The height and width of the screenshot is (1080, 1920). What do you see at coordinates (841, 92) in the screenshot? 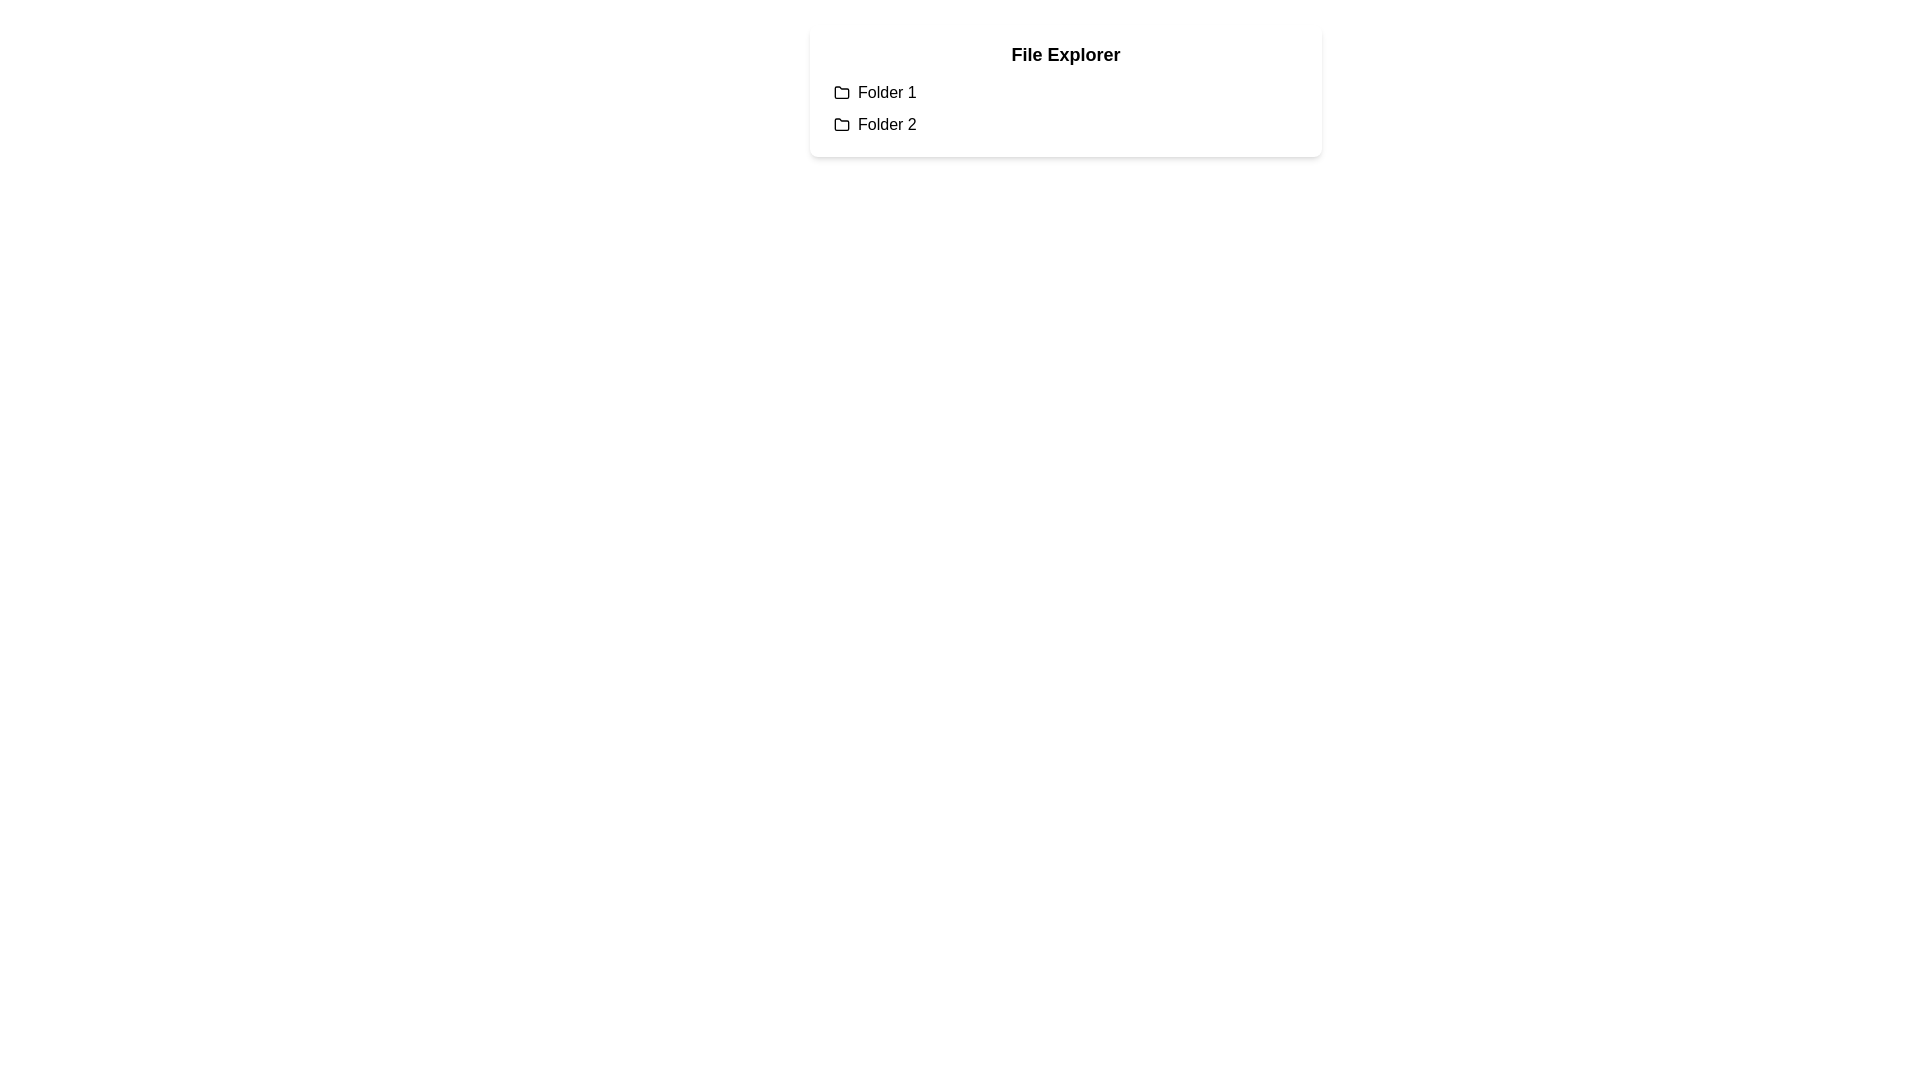
I see `the folder icon positioned to the left of the label 'Folder 1'` at bounding box center [841, 92].